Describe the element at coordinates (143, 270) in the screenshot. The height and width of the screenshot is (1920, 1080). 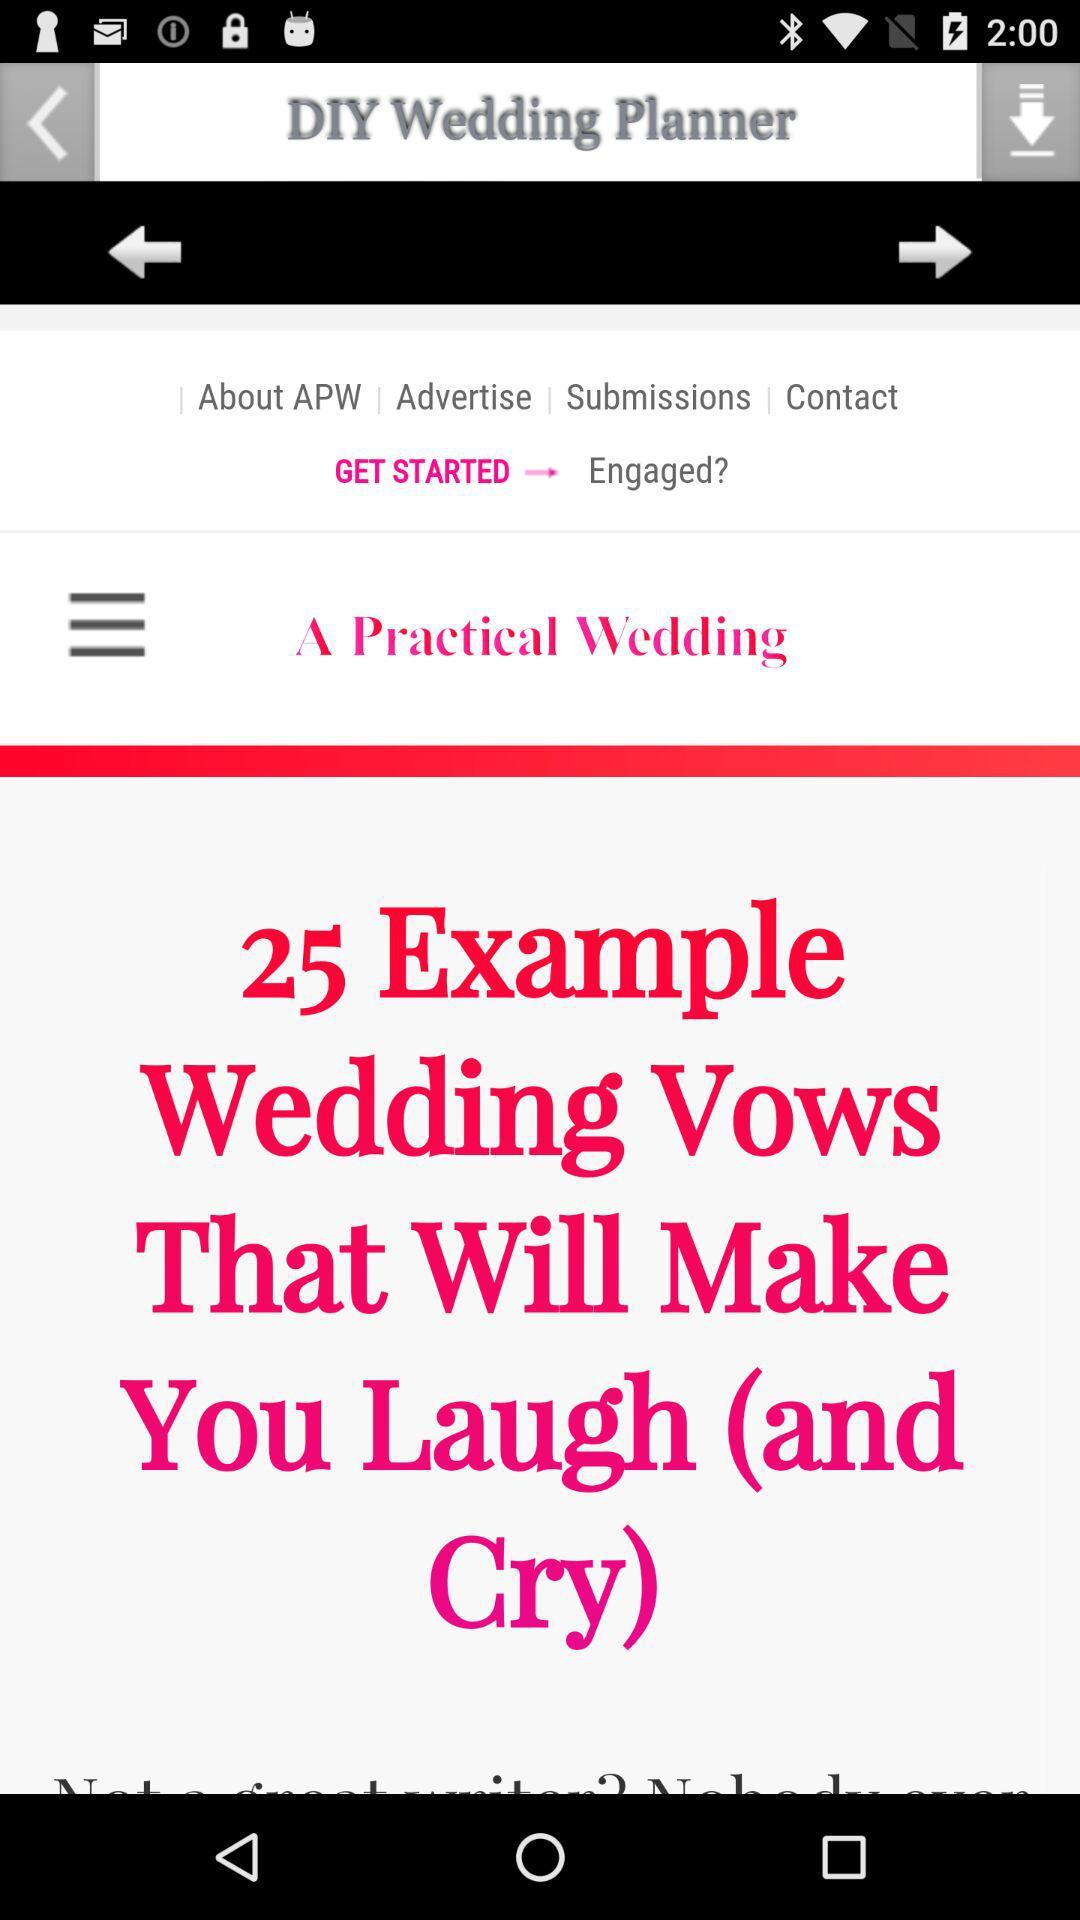
I see `the arrow_backward icon` at that location.